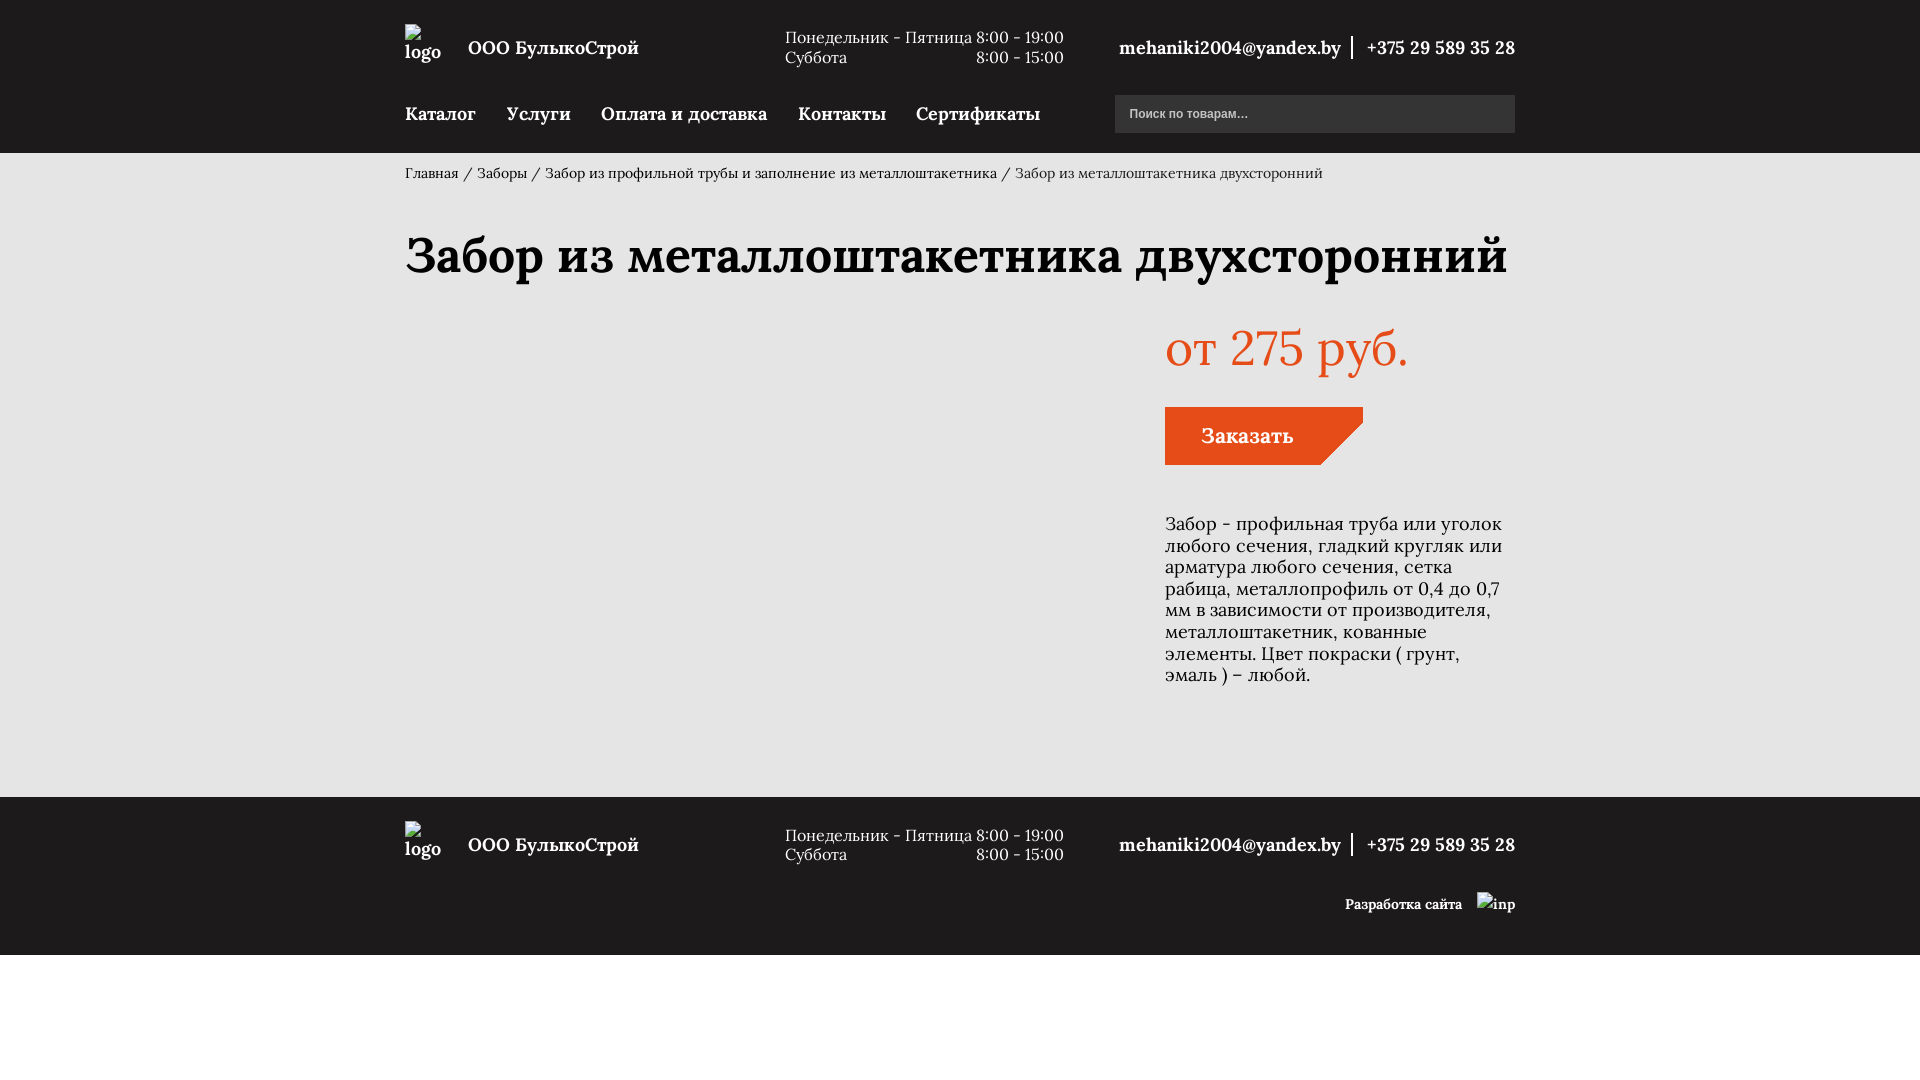 This screenshot has width=1920, height=1080. Describe the element at coordinates (1235, 46) in the screenshot. I see `'mehaniki2004@yandex.by'` at that location.